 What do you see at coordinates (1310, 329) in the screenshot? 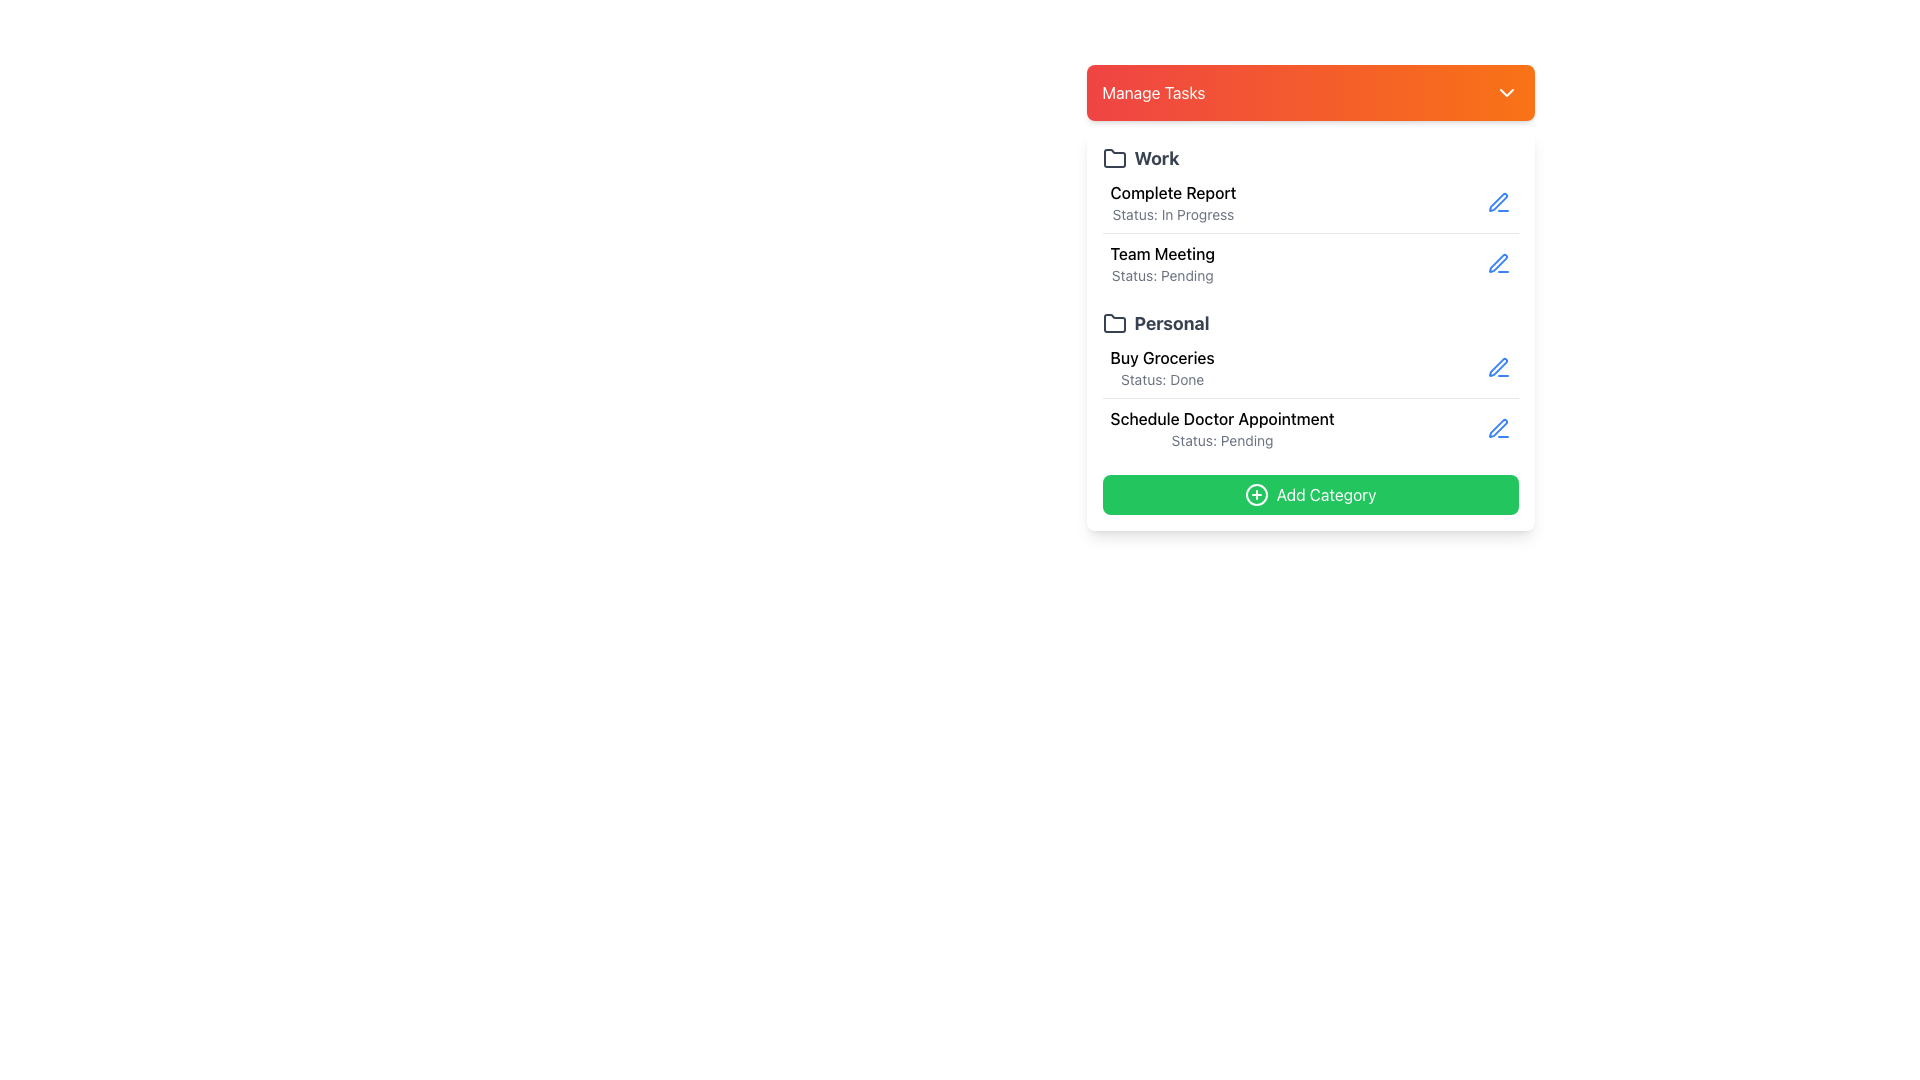
I see `task titles and statuses from the 'Personal' categorized task list section, which is the third section in the list located below the 'Work' section` at bounding box center [1310, 329].